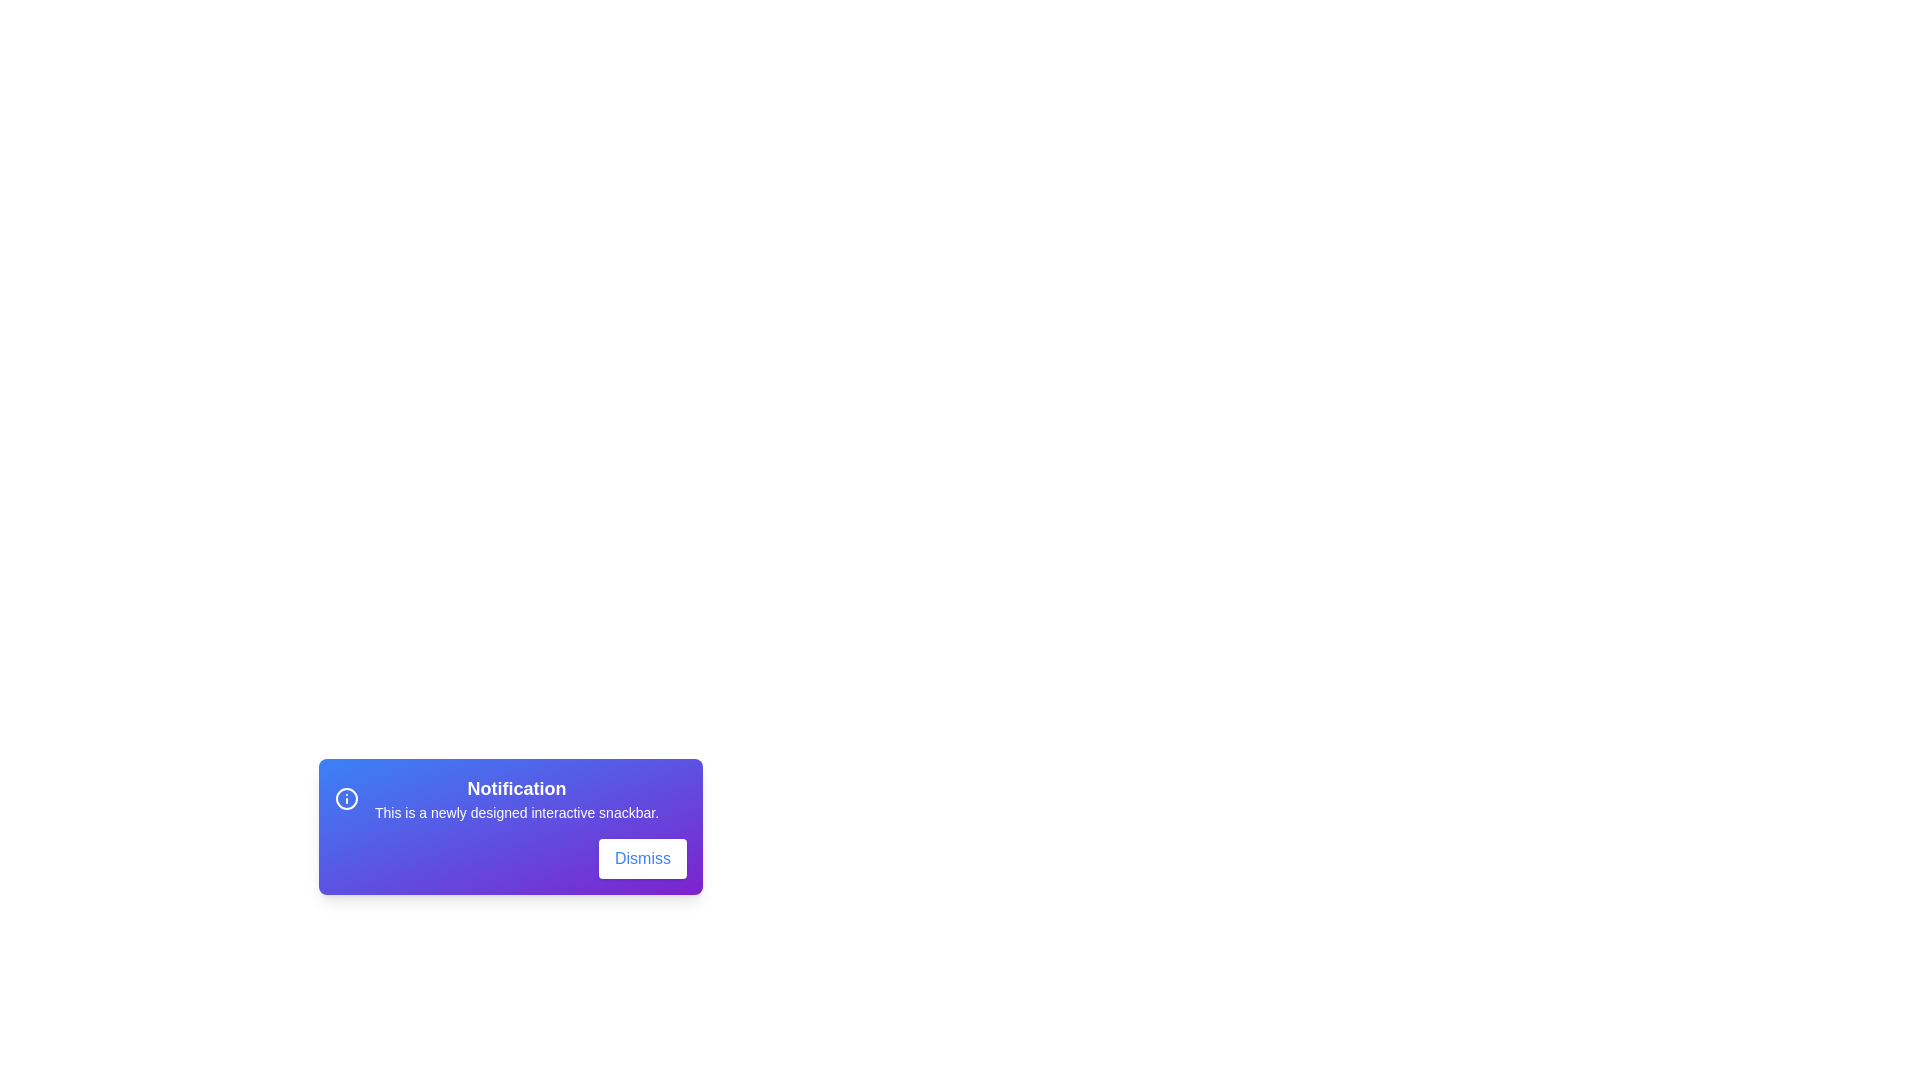  What do you see at coordinates (346, 797) in the screenshot?
I see `the circular SVG icon element located in the top-left corner of the notification banner` at bounding box center [346, 797].